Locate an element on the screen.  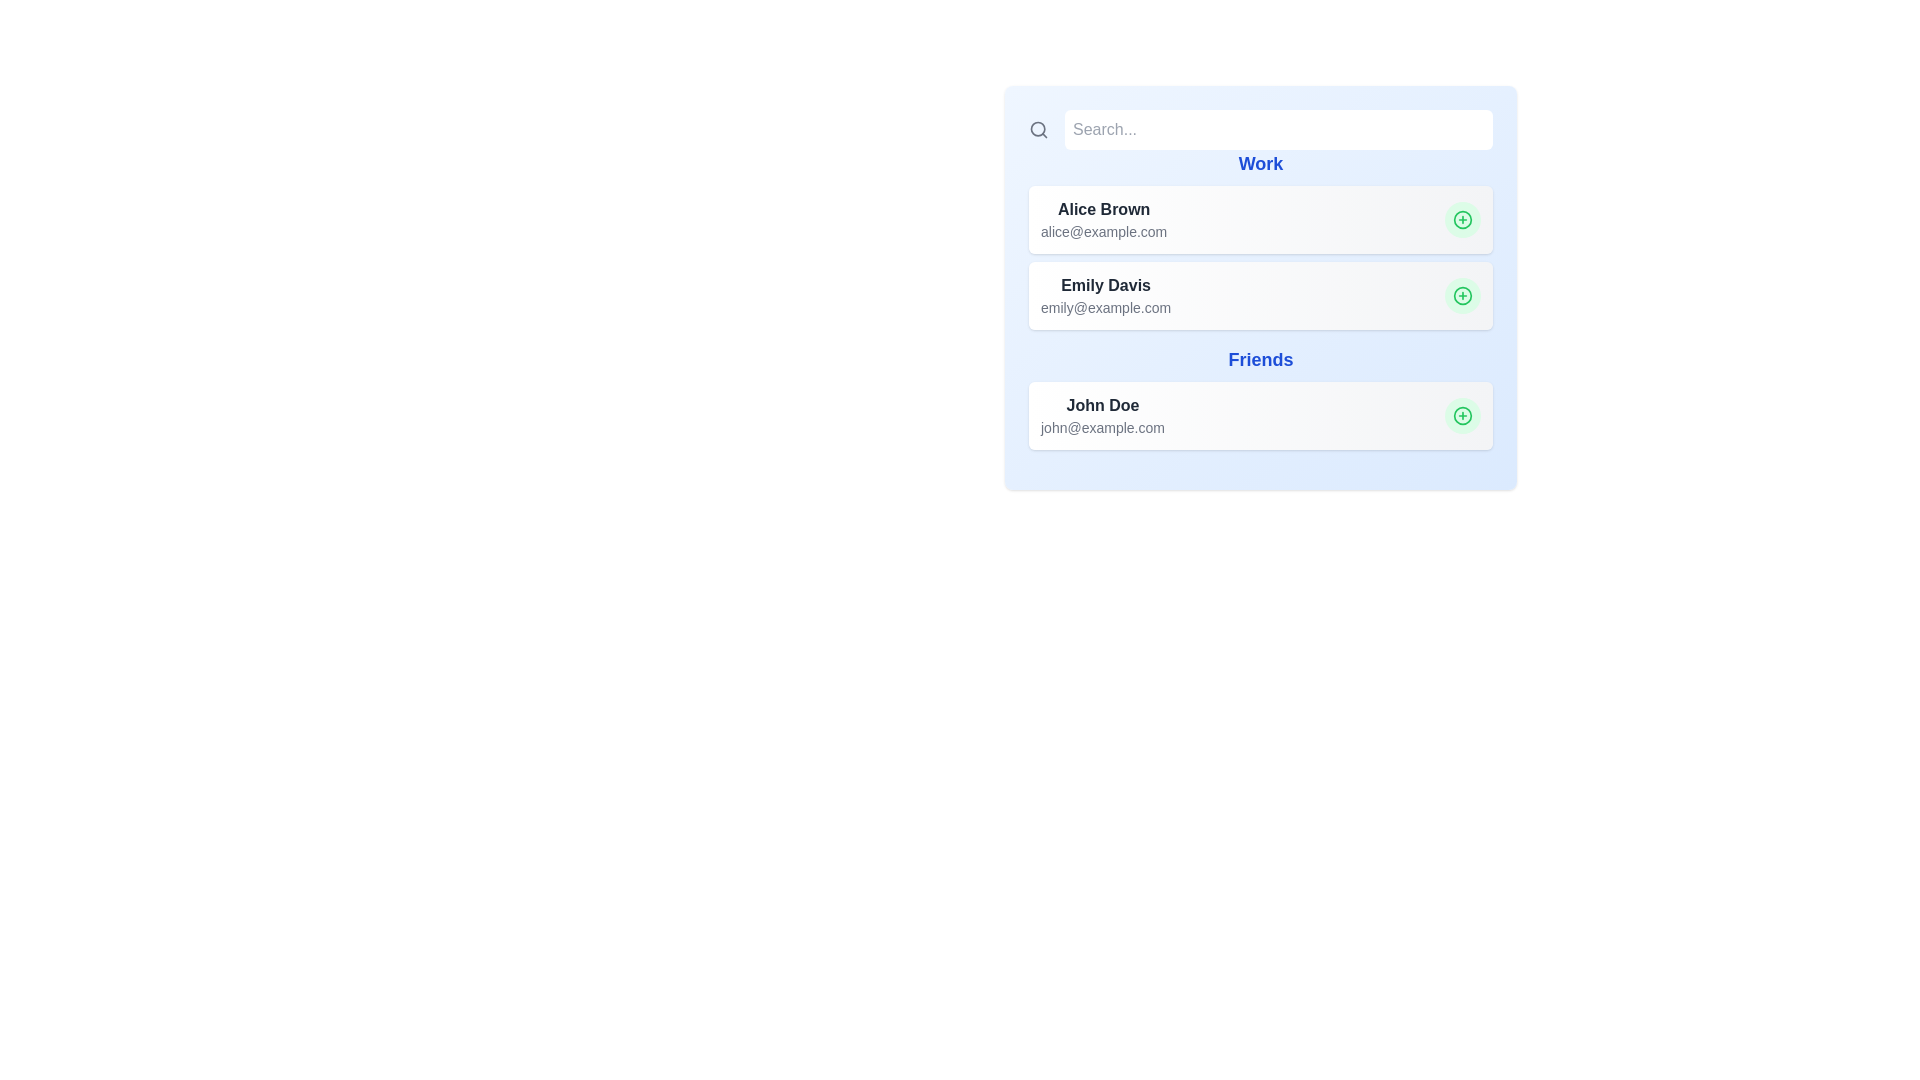
green button next to the contact named Alice Brown is located at coordinates (1463, 219).